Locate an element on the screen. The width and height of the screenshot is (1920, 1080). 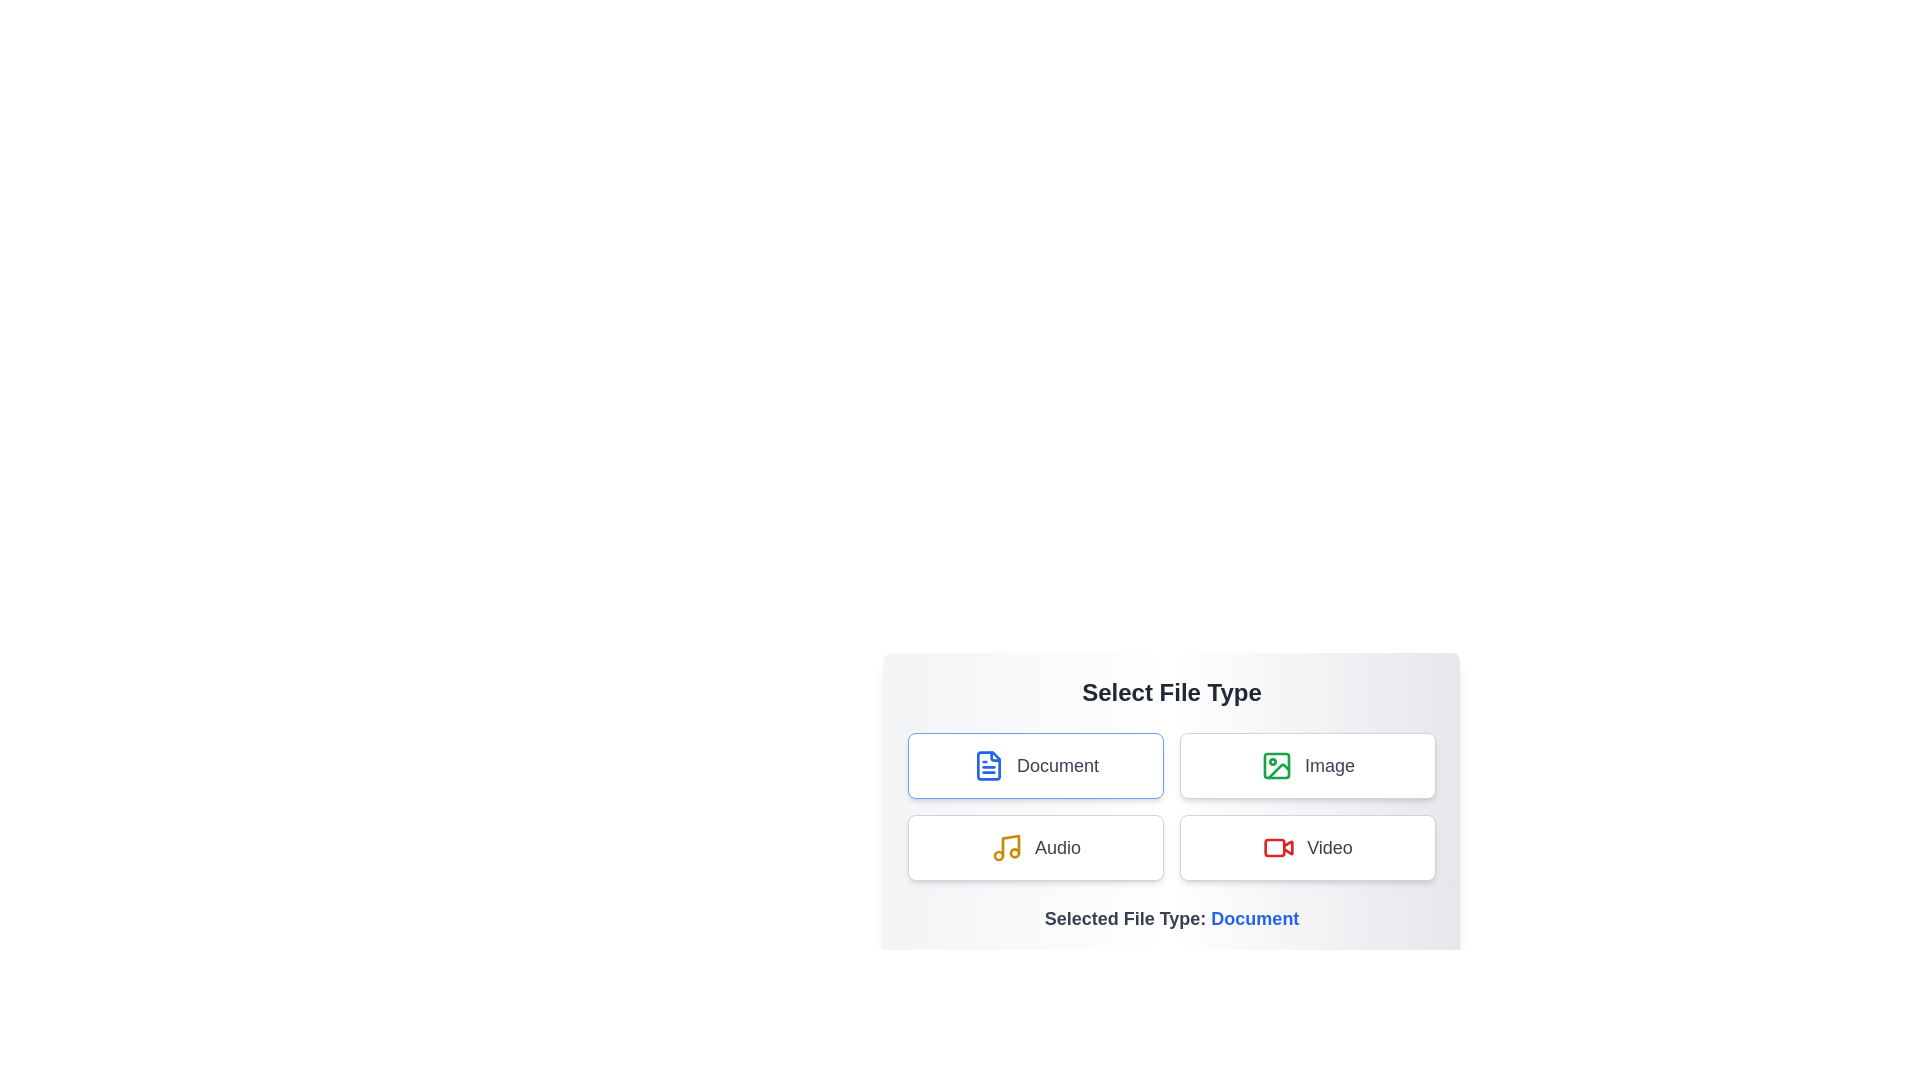
the red video icon that features a classic camera shape with a triangular play symbol, located to the left of the 'Video' text label within the 'Video' selection button is located at coordinates (1278, 848).